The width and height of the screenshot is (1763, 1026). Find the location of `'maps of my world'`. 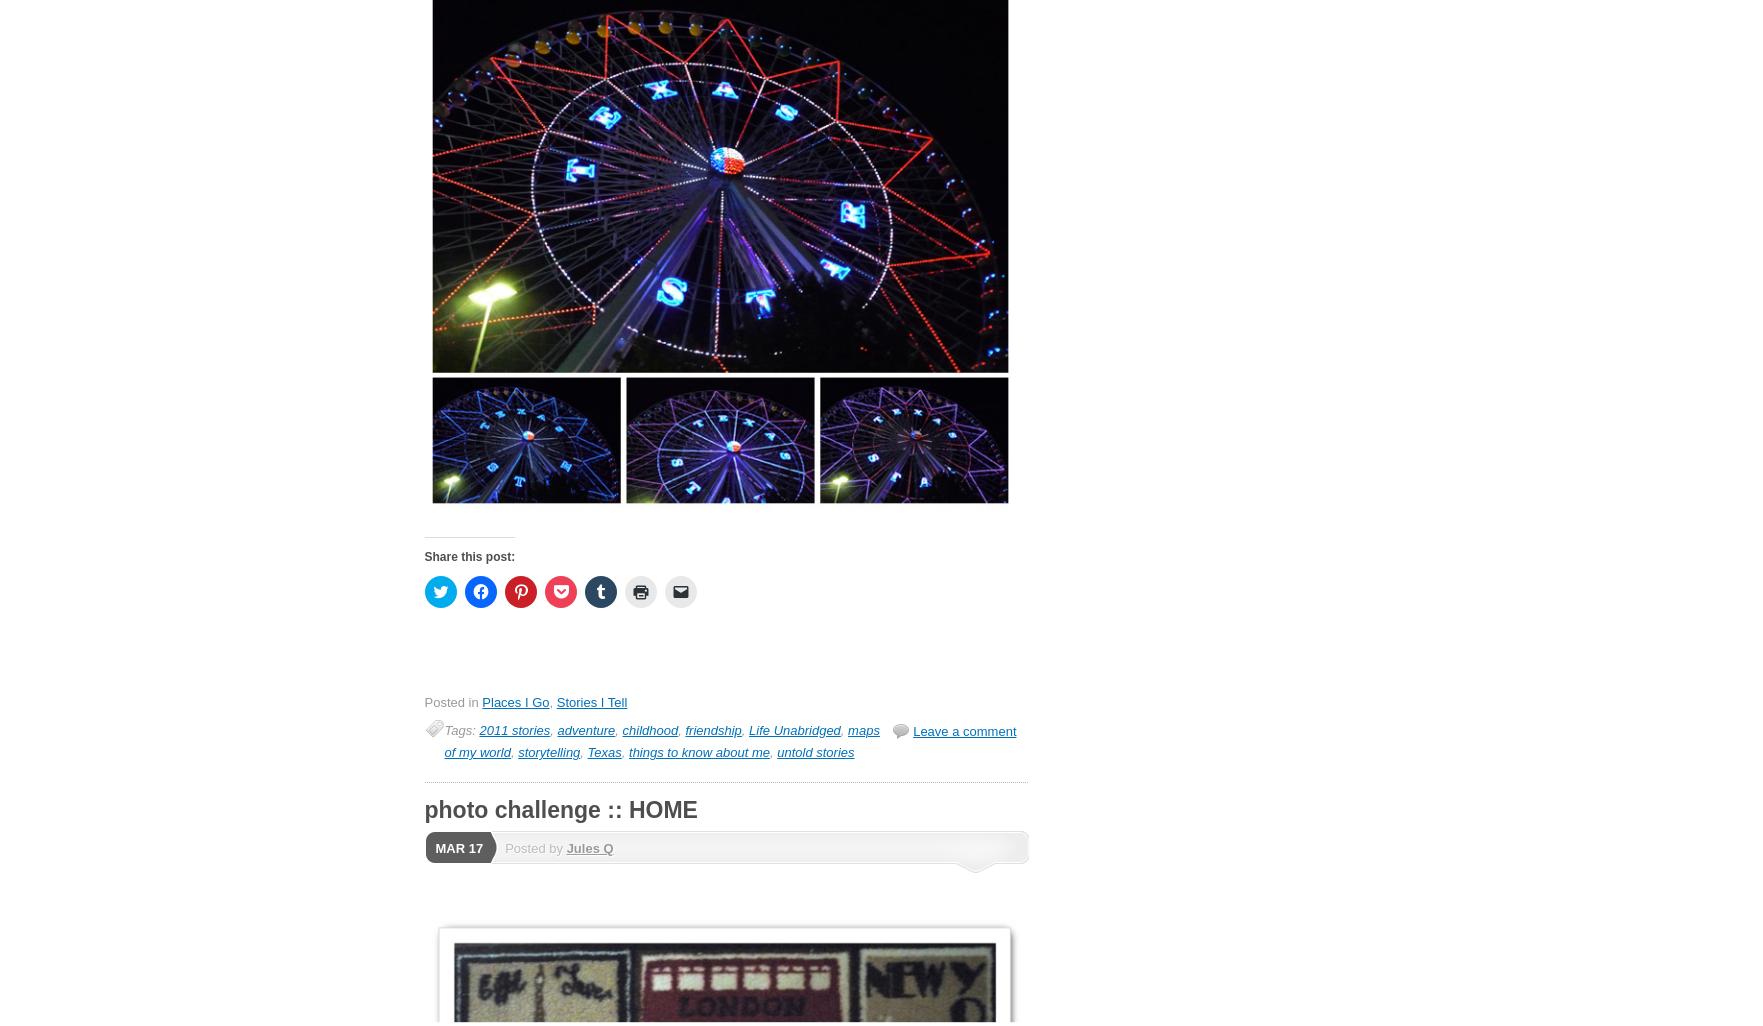

'maps of my world' is located at coordinates (661, 741).